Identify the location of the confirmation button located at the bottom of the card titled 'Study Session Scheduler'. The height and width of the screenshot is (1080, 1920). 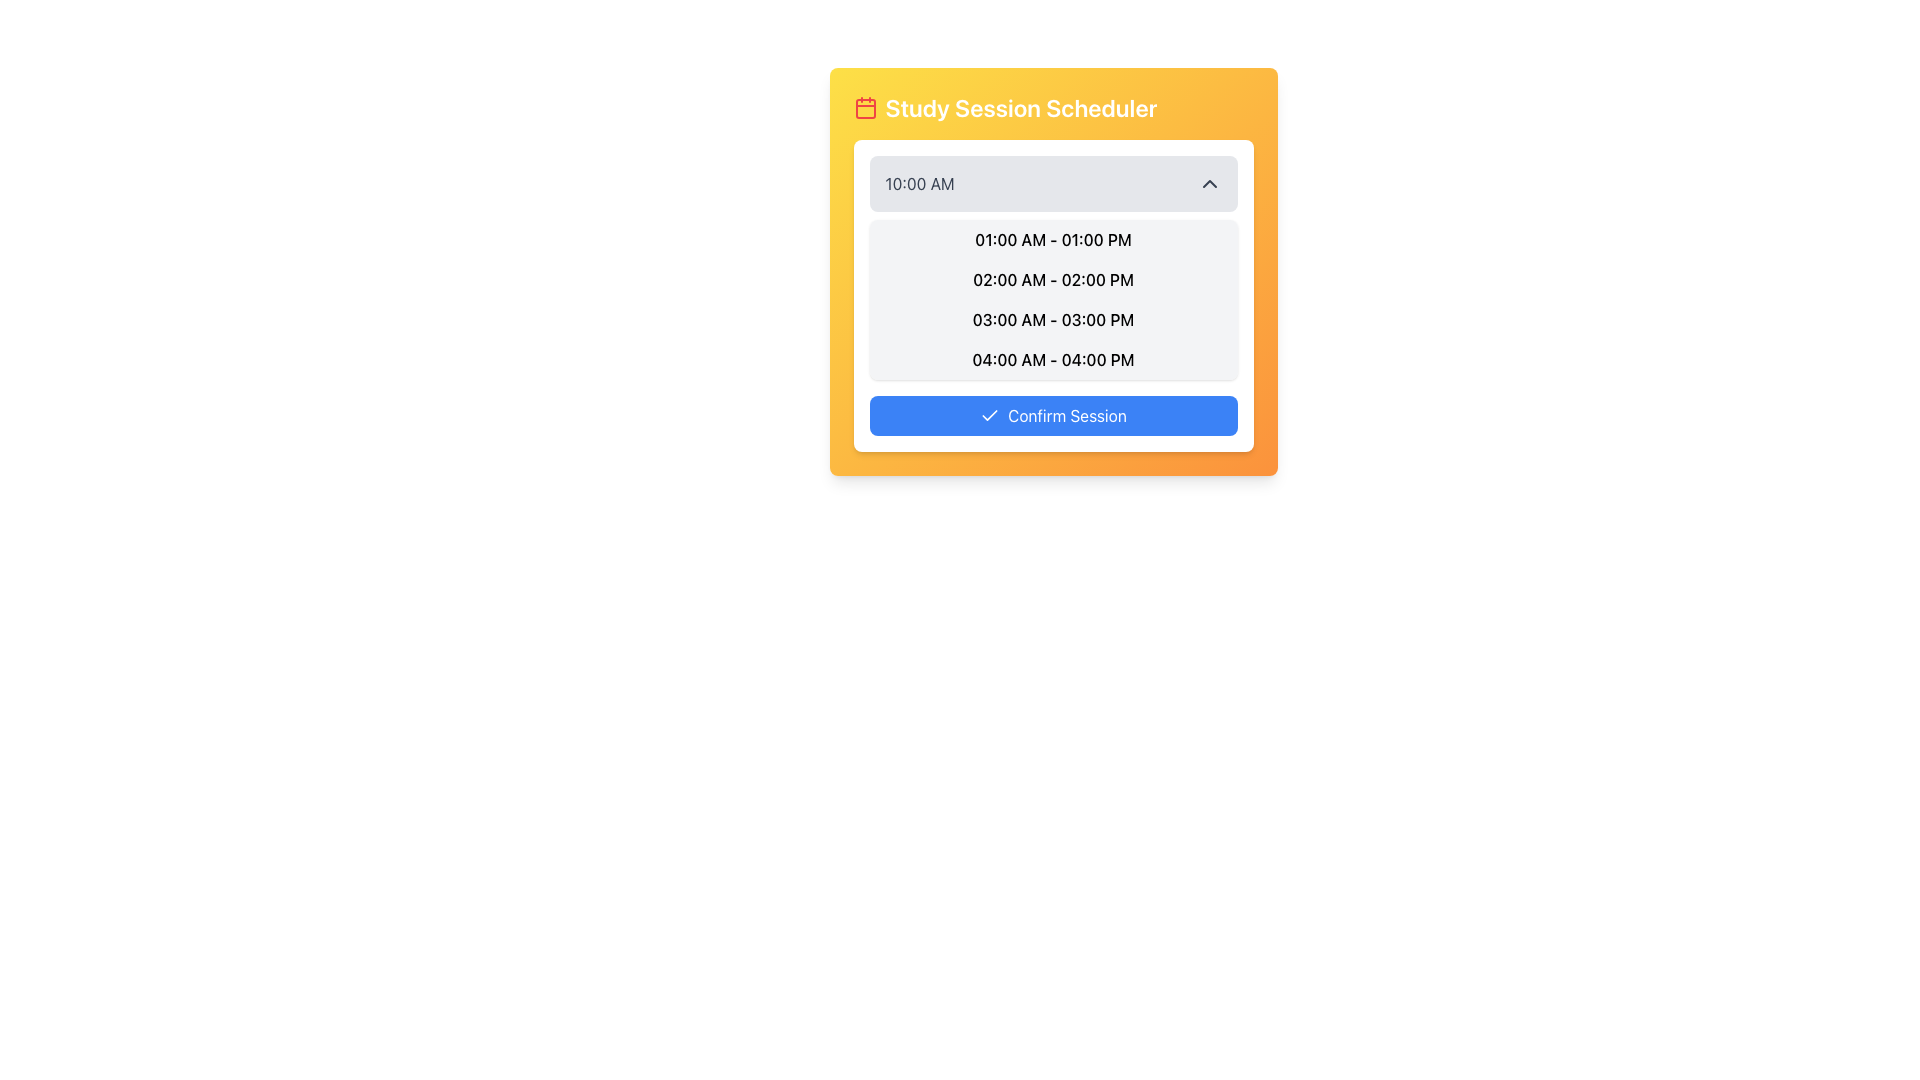
(1052, 415).